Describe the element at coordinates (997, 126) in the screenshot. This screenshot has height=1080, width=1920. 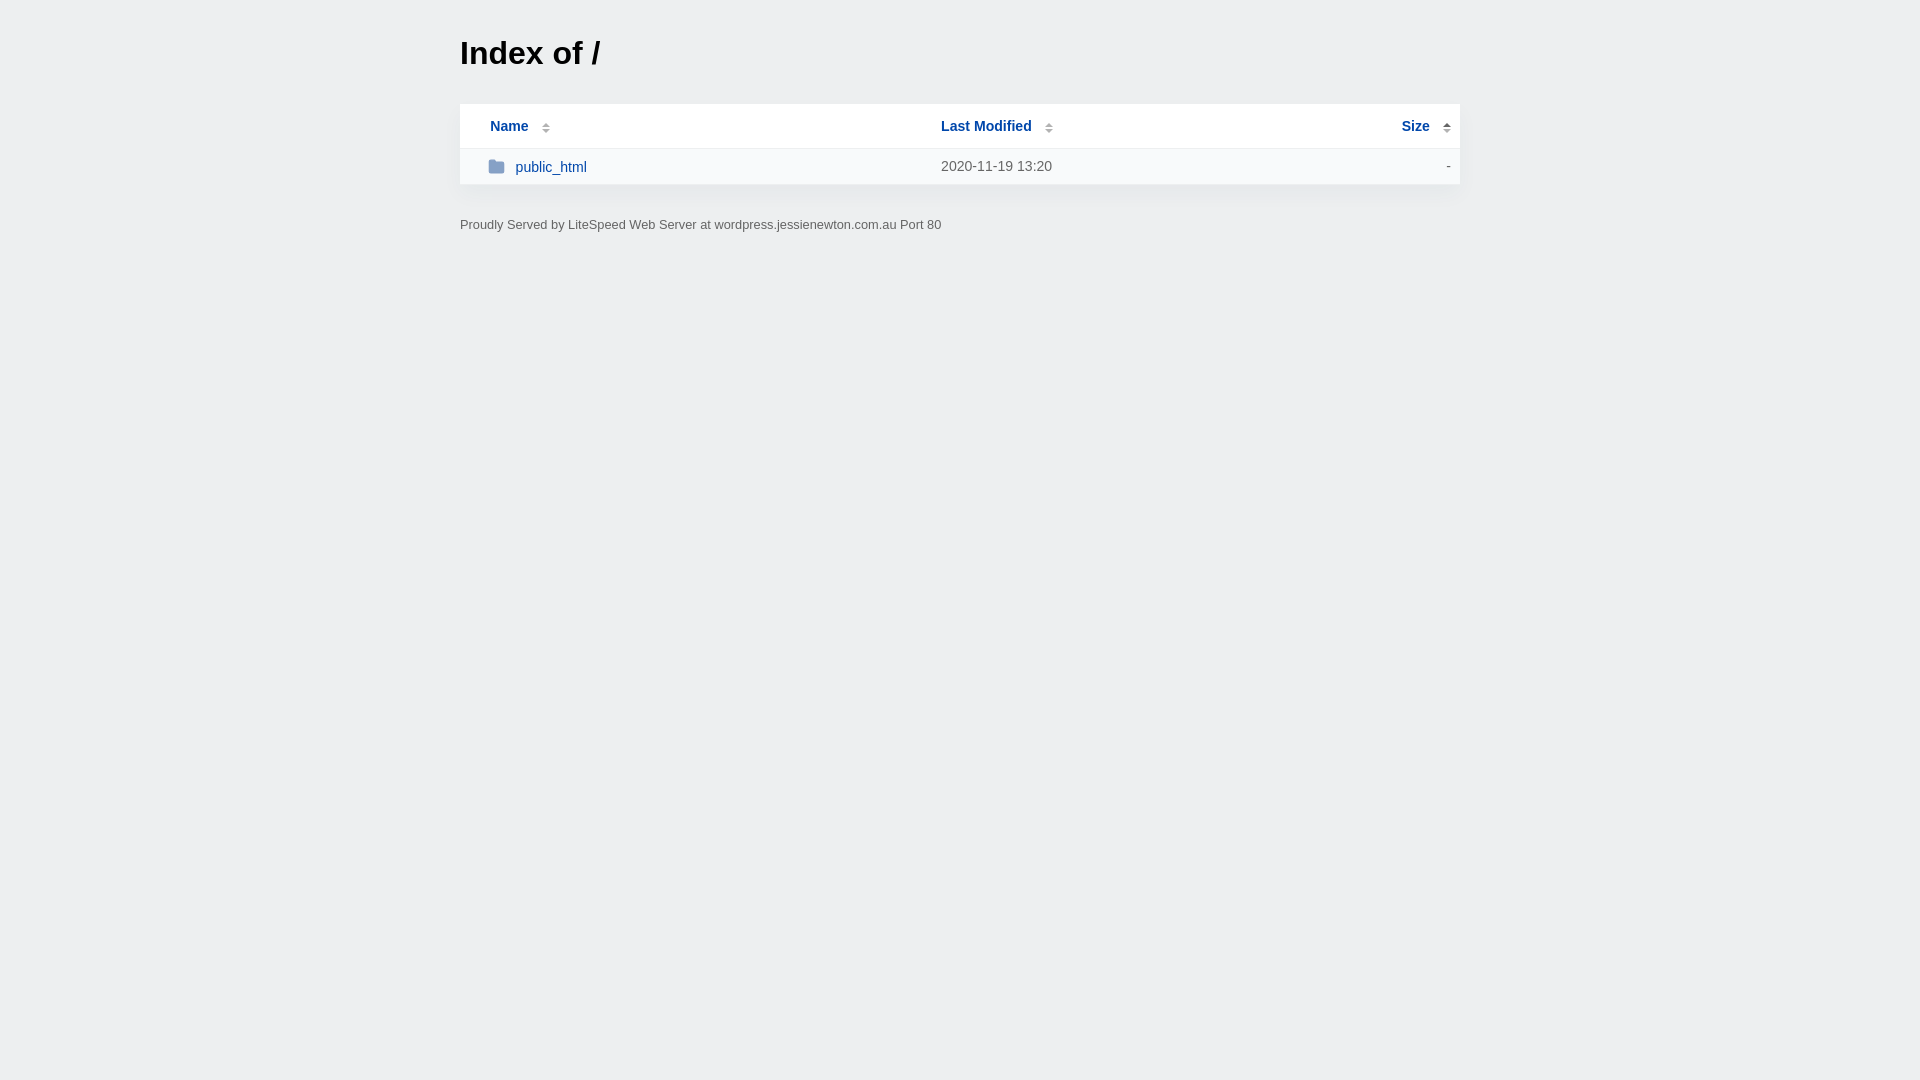
I see `'Last Modified'` at that location.